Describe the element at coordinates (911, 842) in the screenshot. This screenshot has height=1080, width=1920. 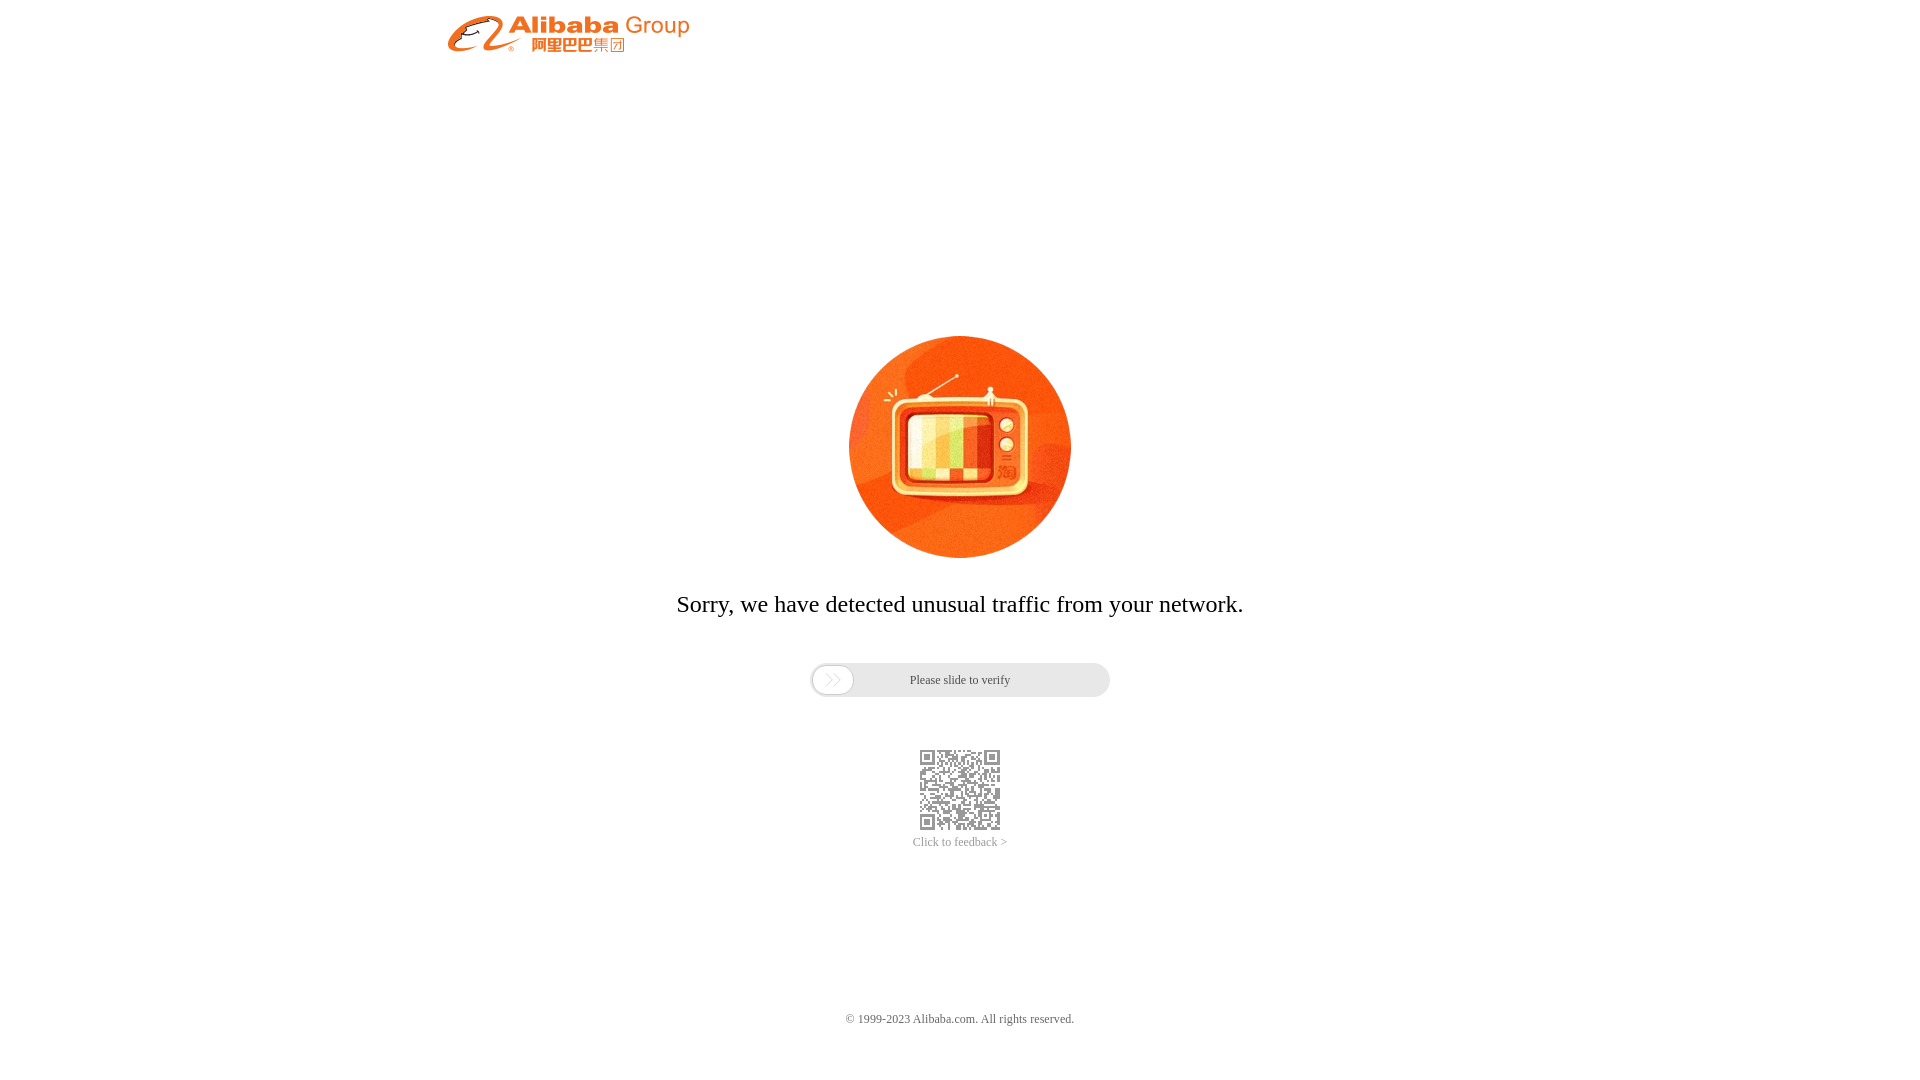
I see `'Click to feedback >'` at that location.